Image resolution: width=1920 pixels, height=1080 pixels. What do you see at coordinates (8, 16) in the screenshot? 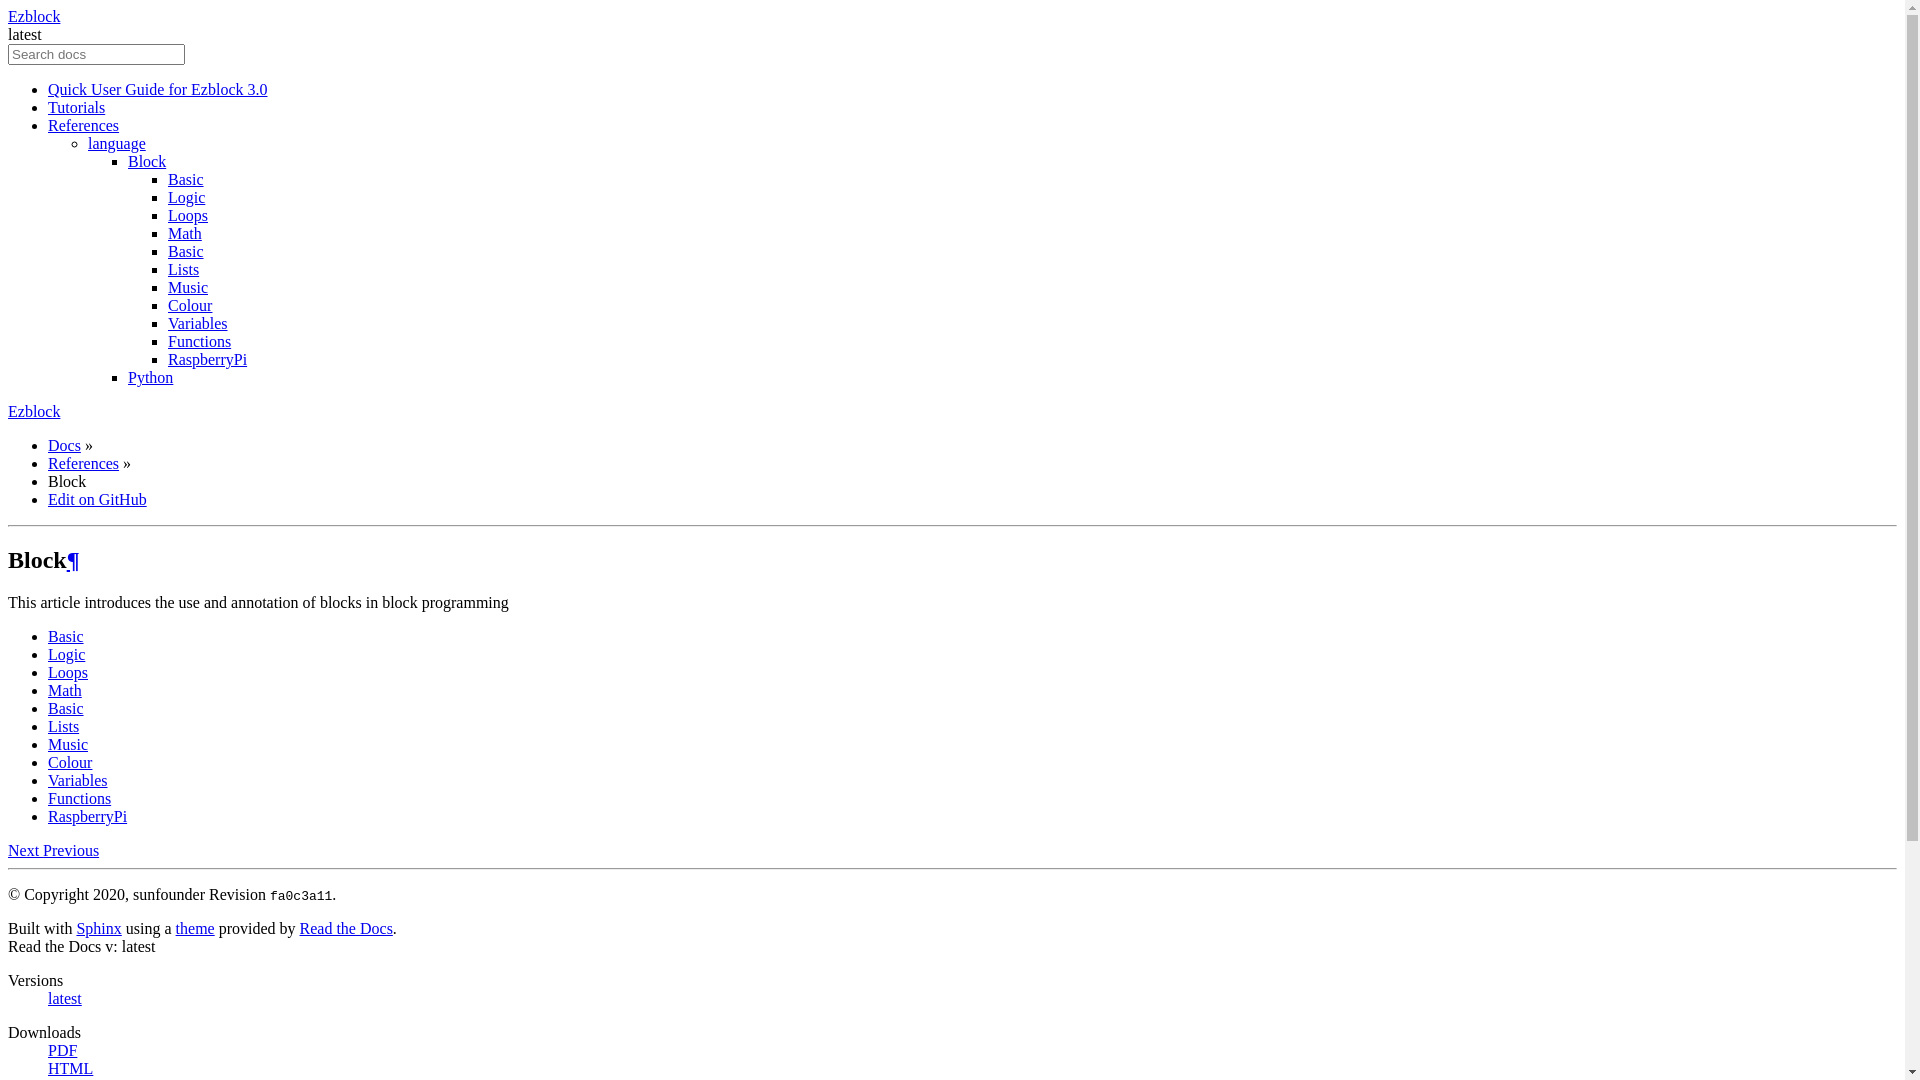
I see `'Ezblock'` at bounding box center [8, 16].